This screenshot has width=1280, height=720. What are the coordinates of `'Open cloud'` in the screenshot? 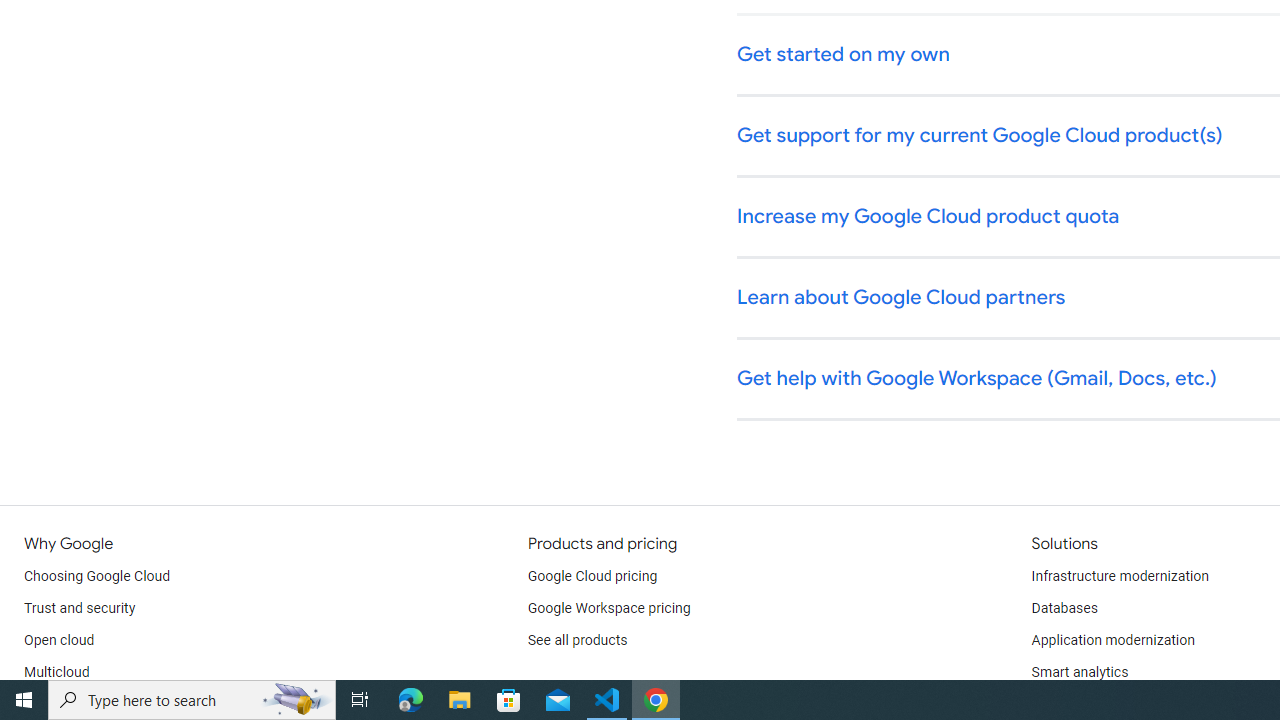 It's located at (59, 640).